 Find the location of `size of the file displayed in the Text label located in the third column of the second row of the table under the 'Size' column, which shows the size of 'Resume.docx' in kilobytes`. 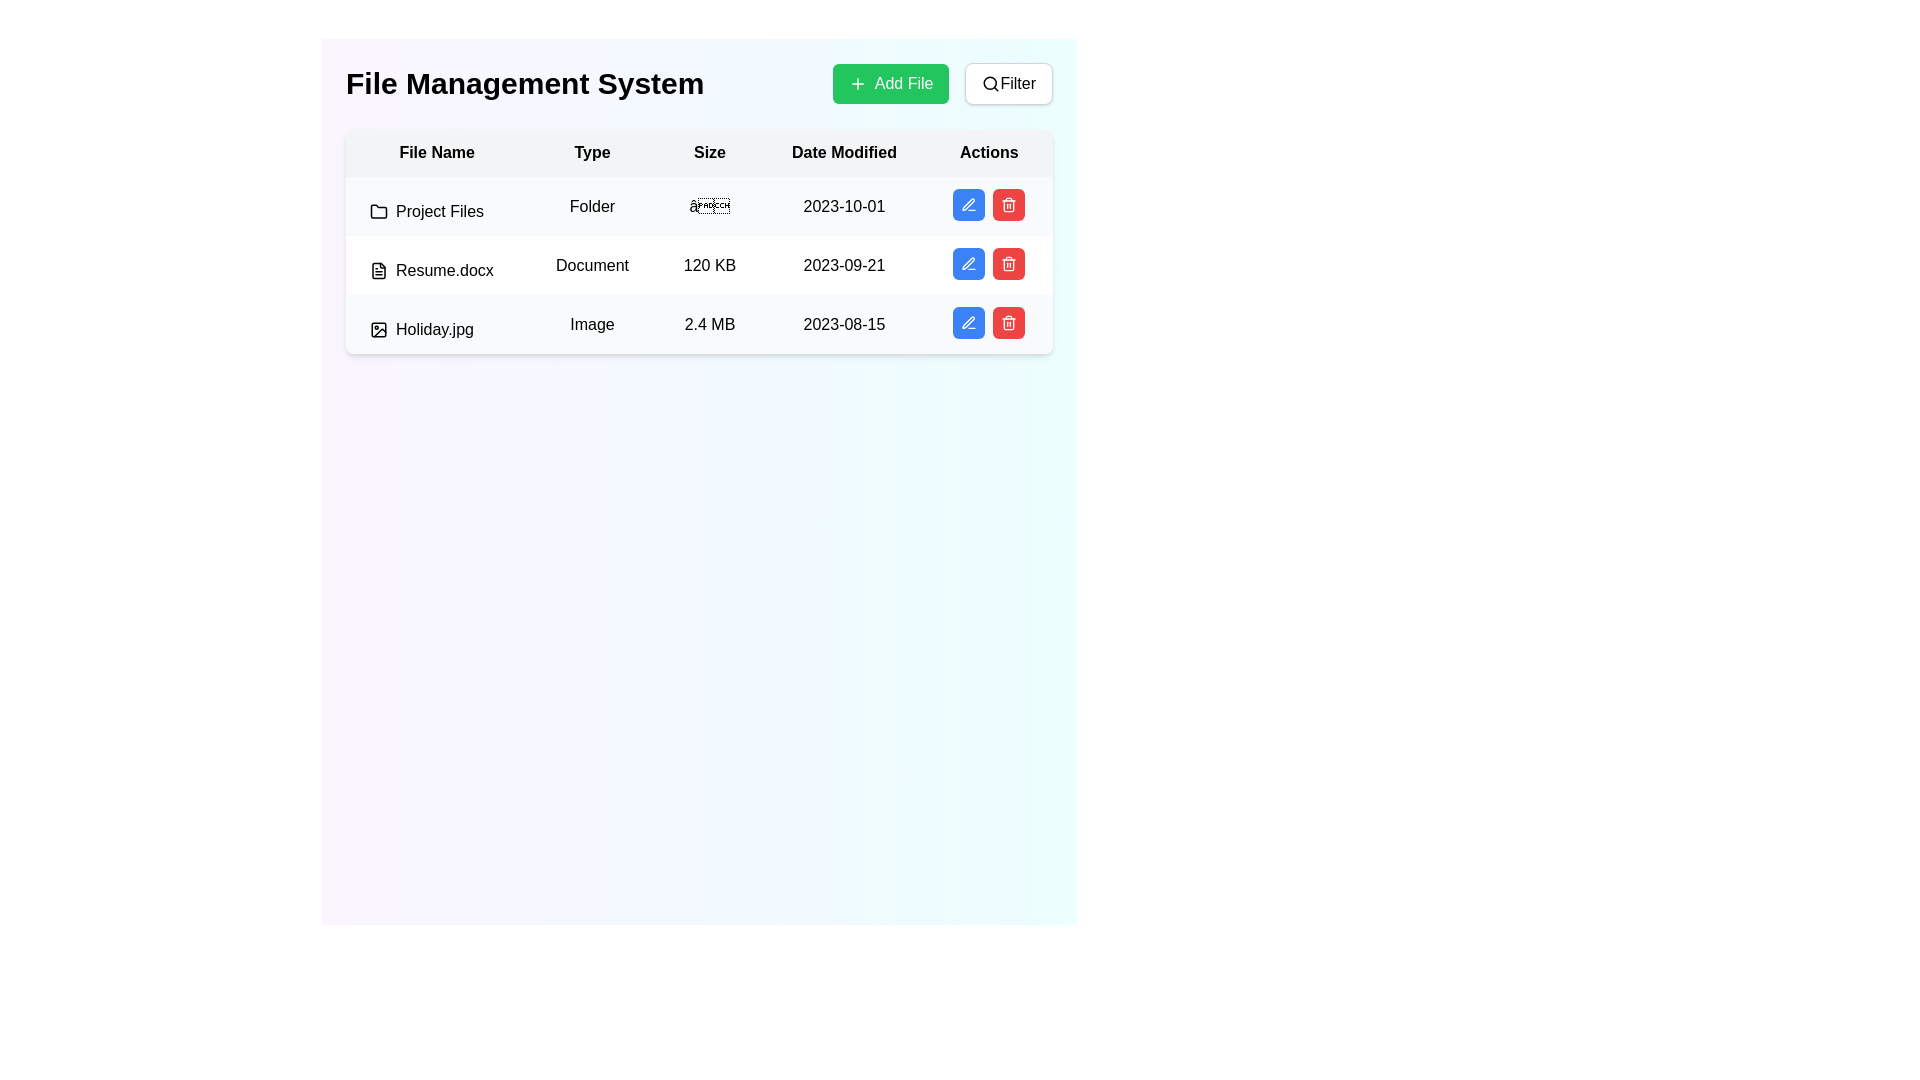

size of the file displayed in the Text label located in the third column of the second row of the table under the 'Size' column, which shows the size of 'Resume.docx' in kilobytes is located at coordinates (710, 264).